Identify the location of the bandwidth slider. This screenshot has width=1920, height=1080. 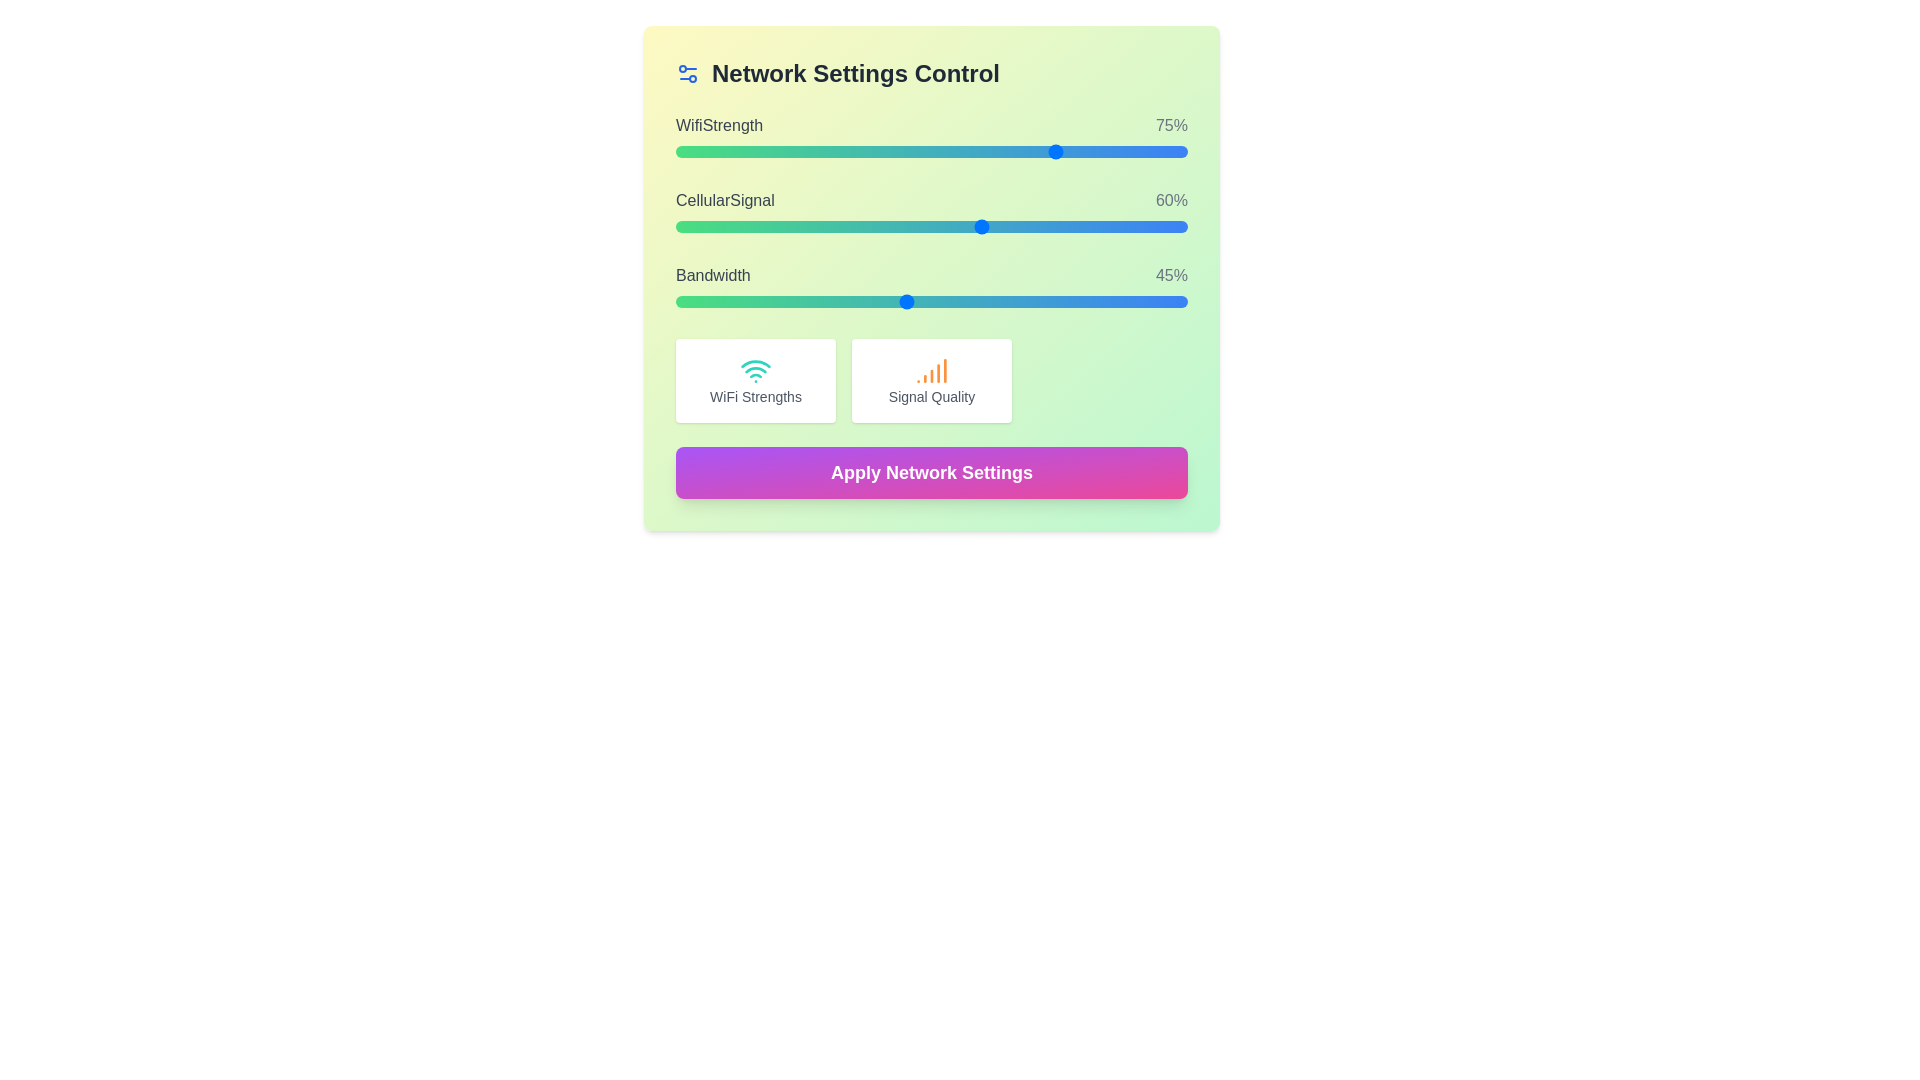
(973, 301).